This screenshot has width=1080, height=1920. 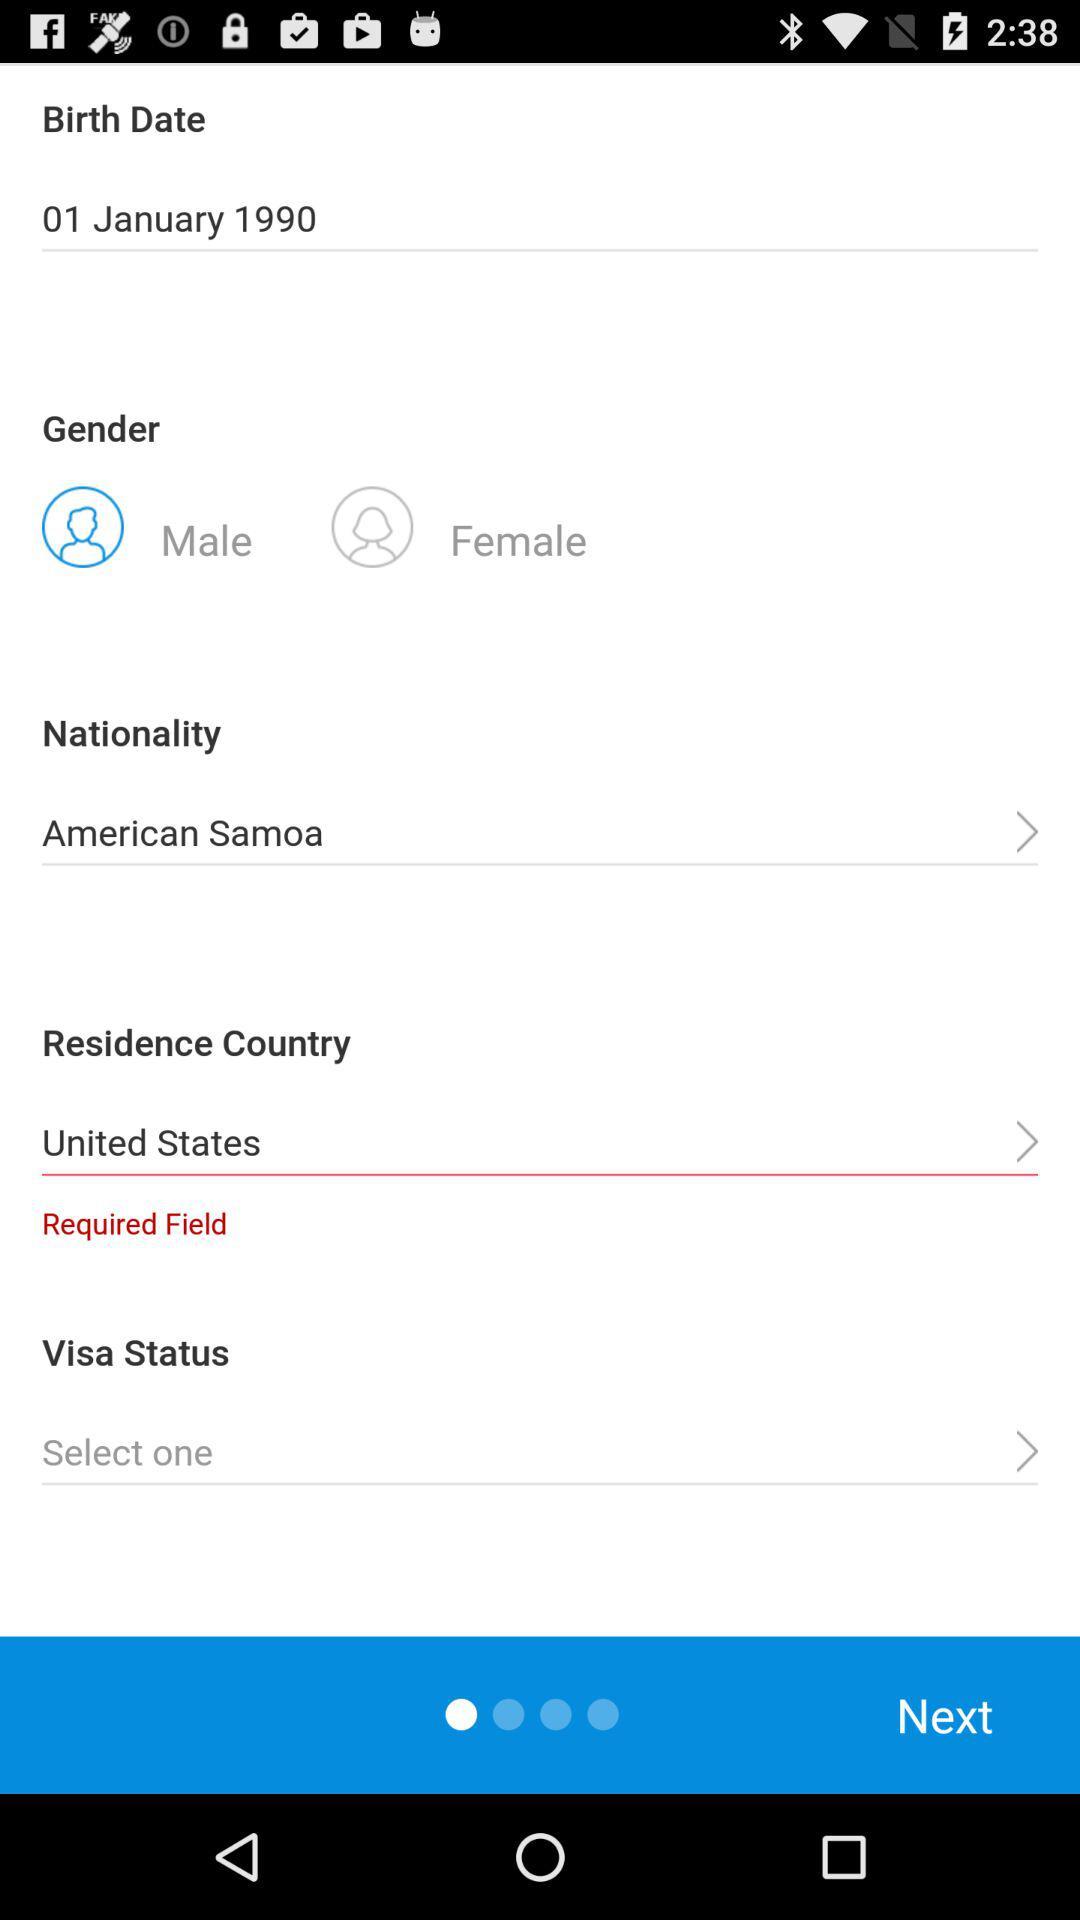 I want to click on male radio button, so click(x=146, y=525).